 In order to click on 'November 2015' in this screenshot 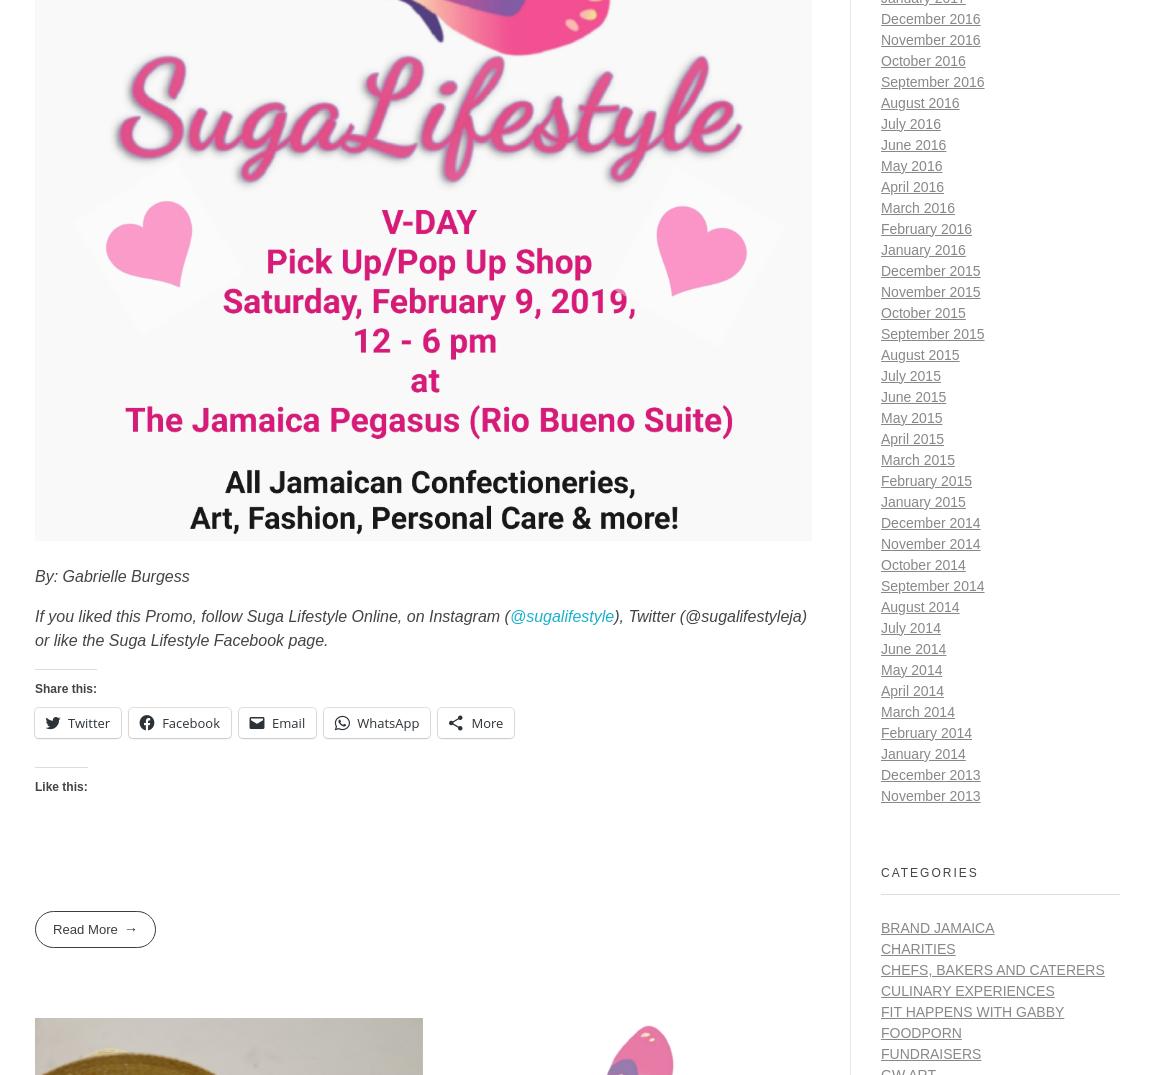, I will do `click(930, 291)`.